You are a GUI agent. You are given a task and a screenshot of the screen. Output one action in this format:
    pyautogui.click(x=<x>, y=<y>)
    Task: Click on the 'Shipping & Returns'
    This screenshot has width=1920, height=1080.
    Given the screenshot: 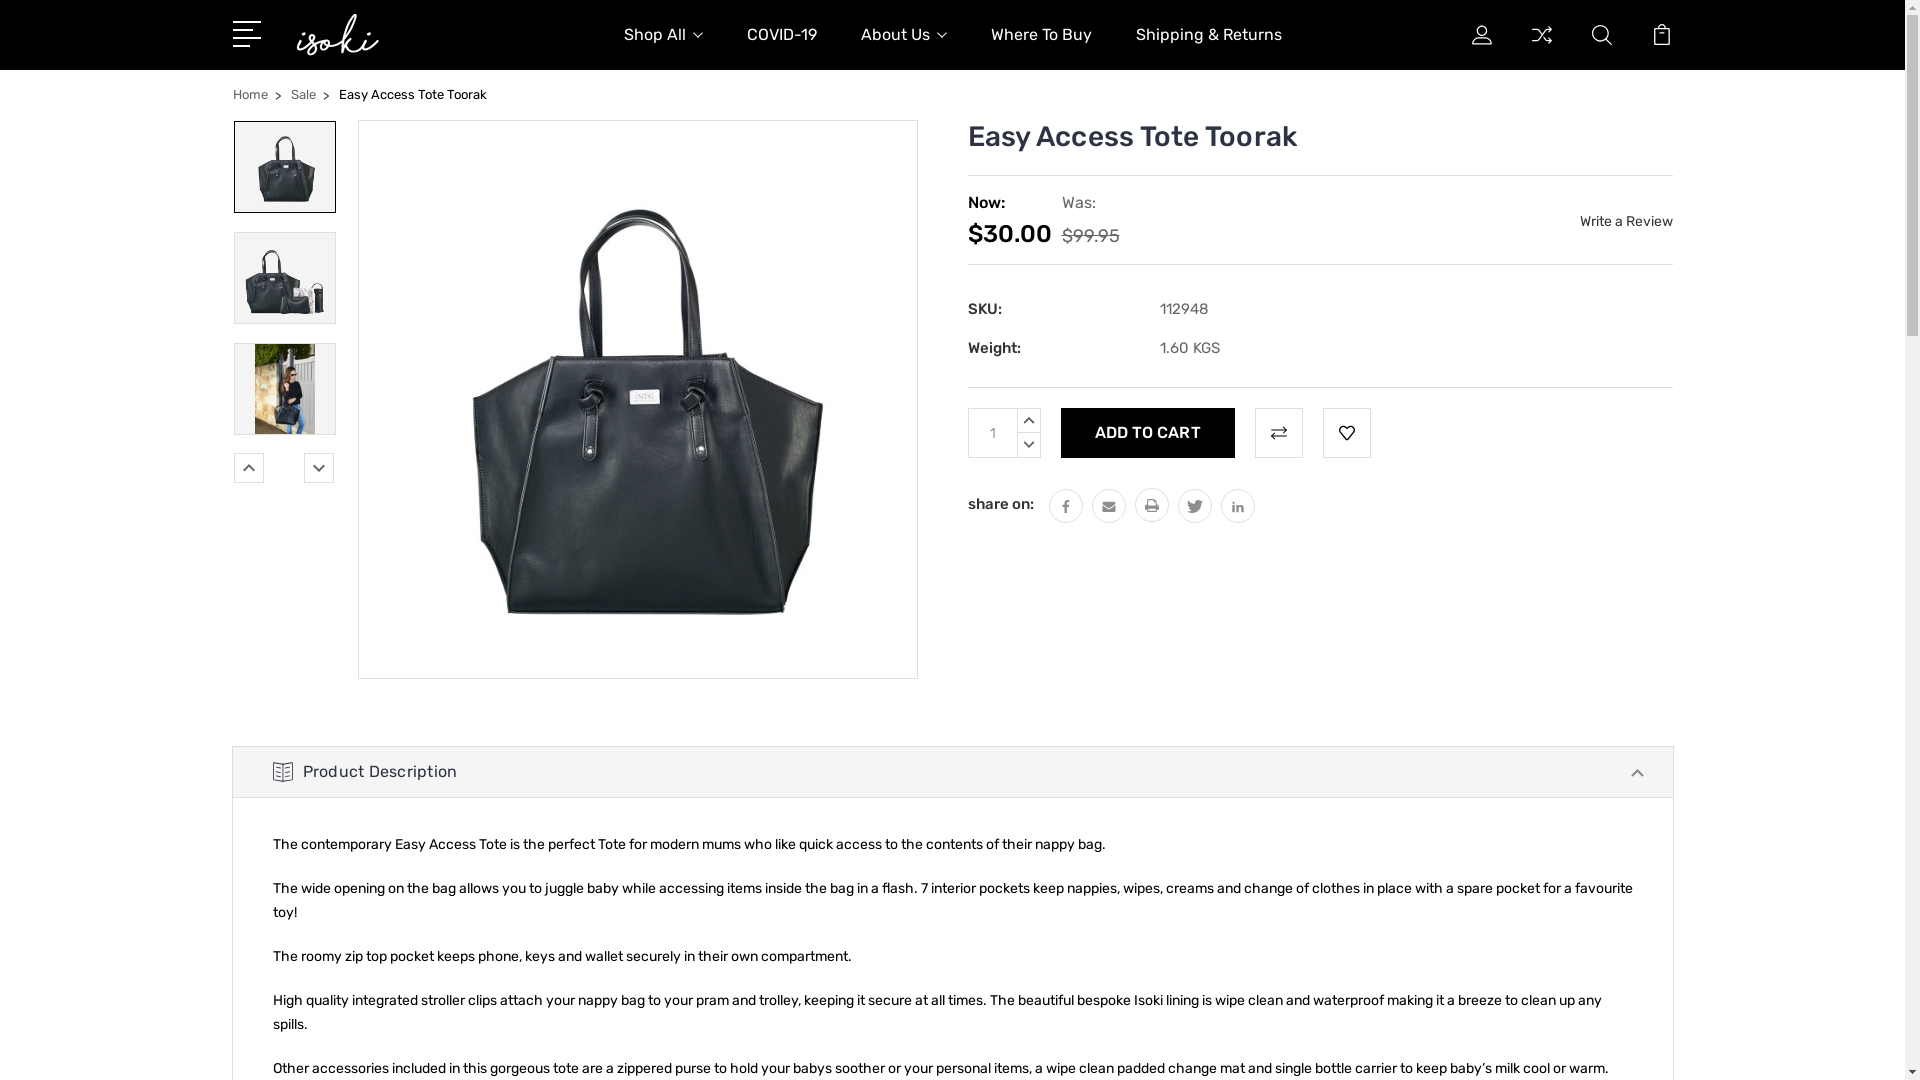 What is the action you would take?
    pyautogui.click(x=1208, y=45)
    